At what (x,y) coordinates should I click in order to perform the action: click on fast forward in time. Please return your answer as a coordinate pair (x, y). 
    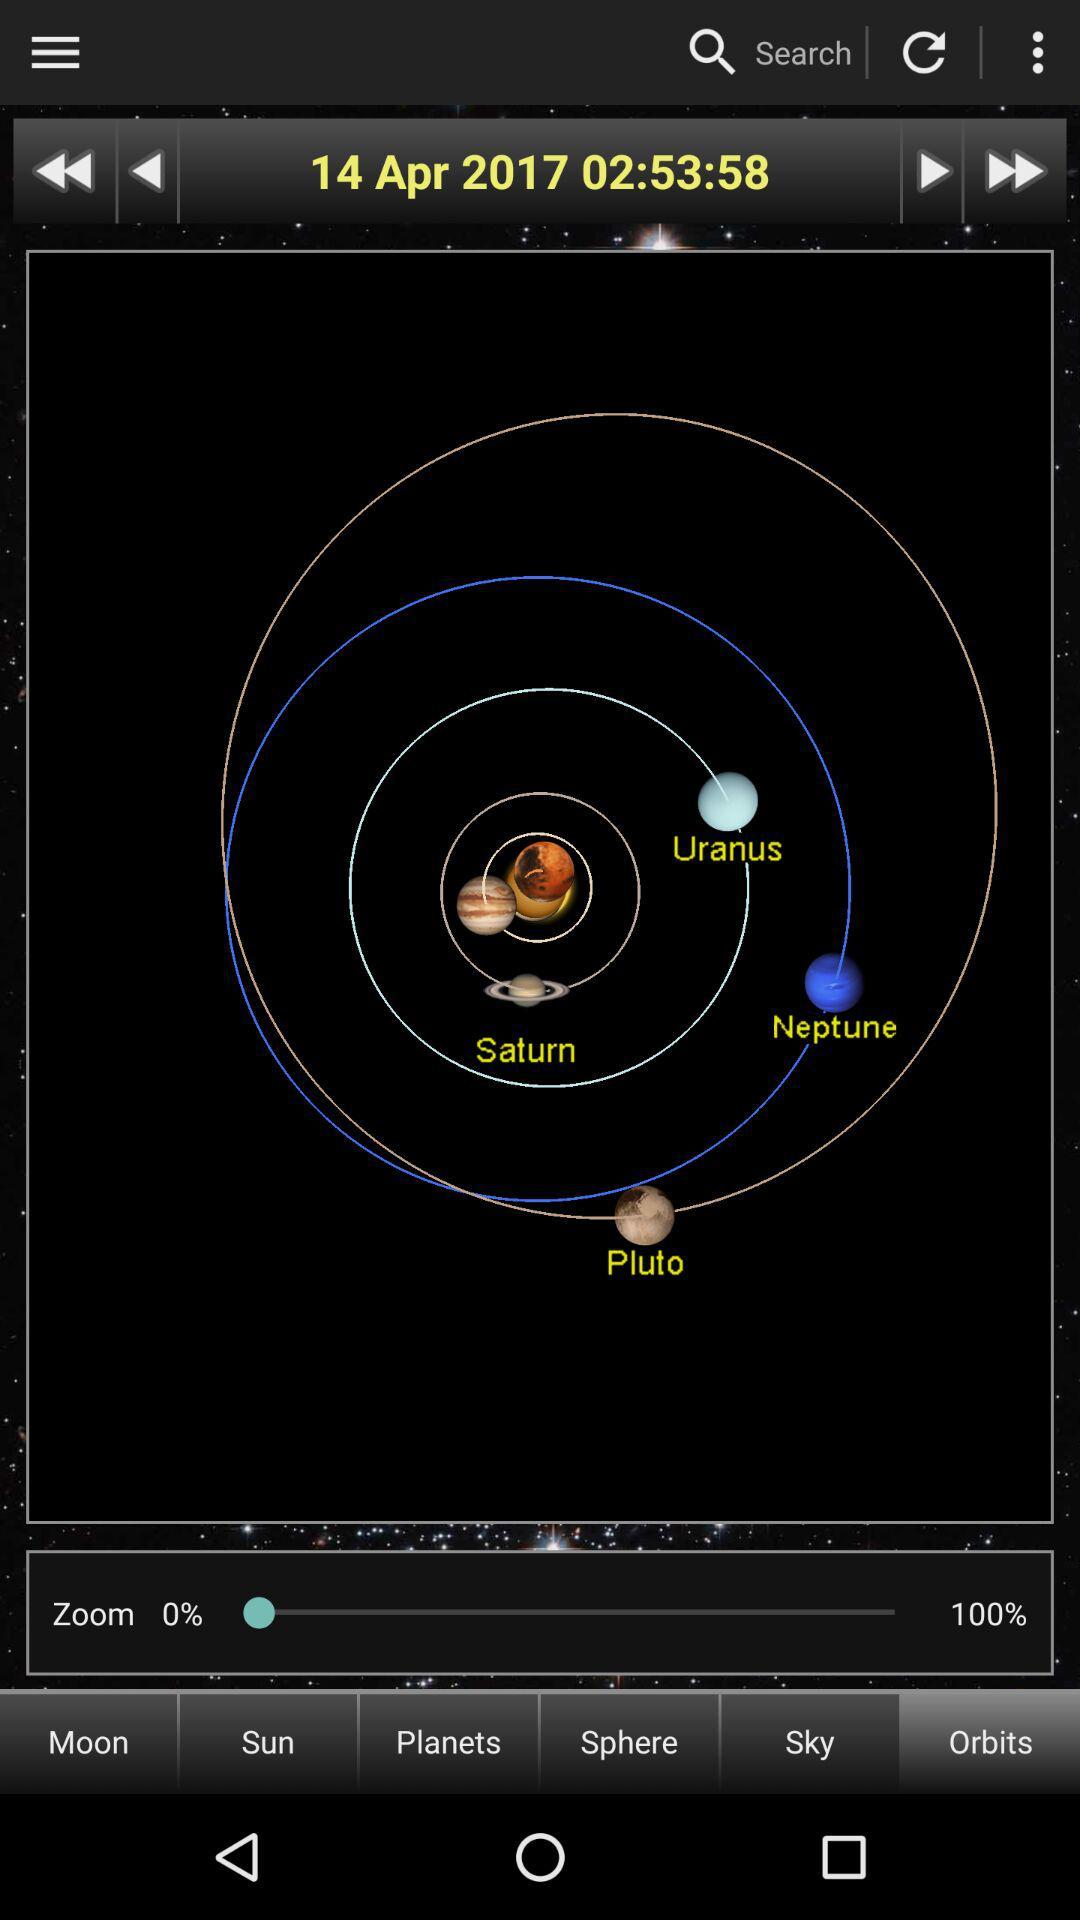
    Looking at the image, I should click on (1015, 171).